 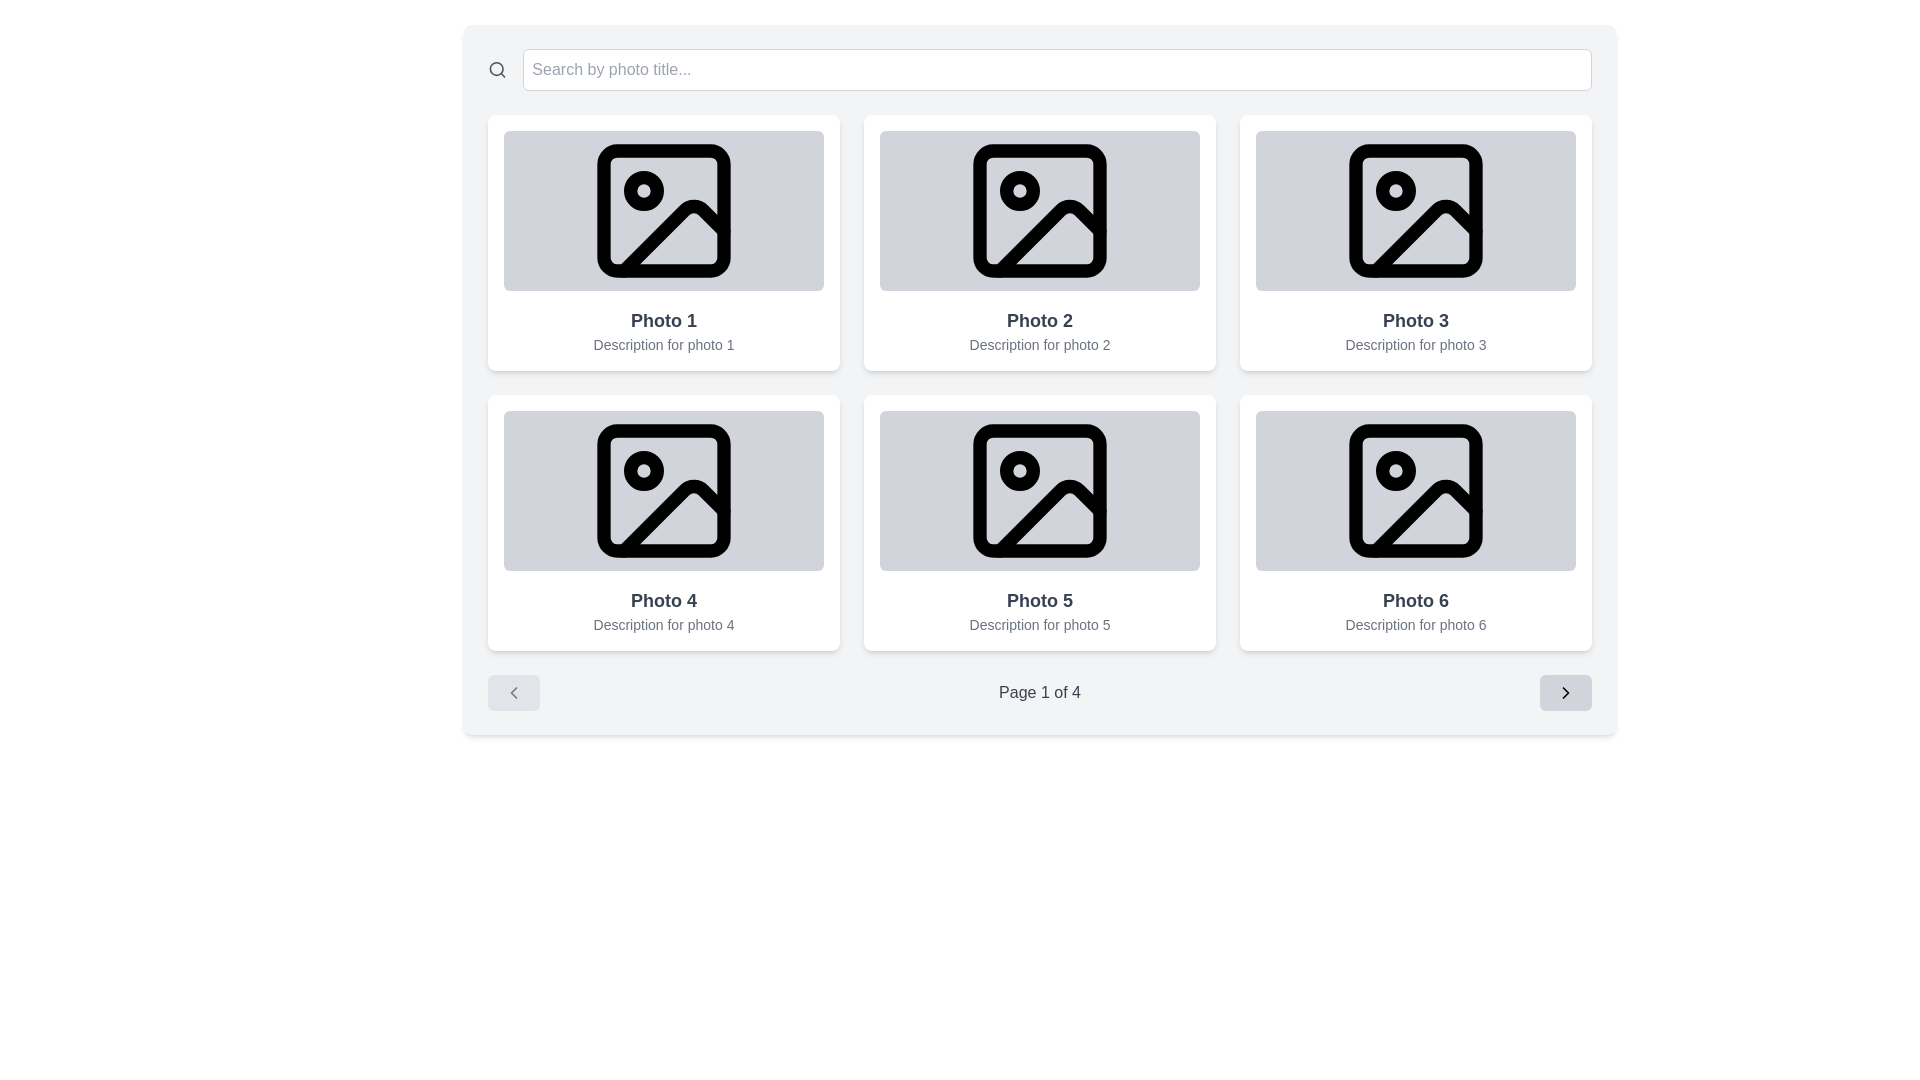 I want to click on the small circular shape located inside the image placeholder of the 'Photo 1' card in the upper left quadrant, so click(x=643, y=191).